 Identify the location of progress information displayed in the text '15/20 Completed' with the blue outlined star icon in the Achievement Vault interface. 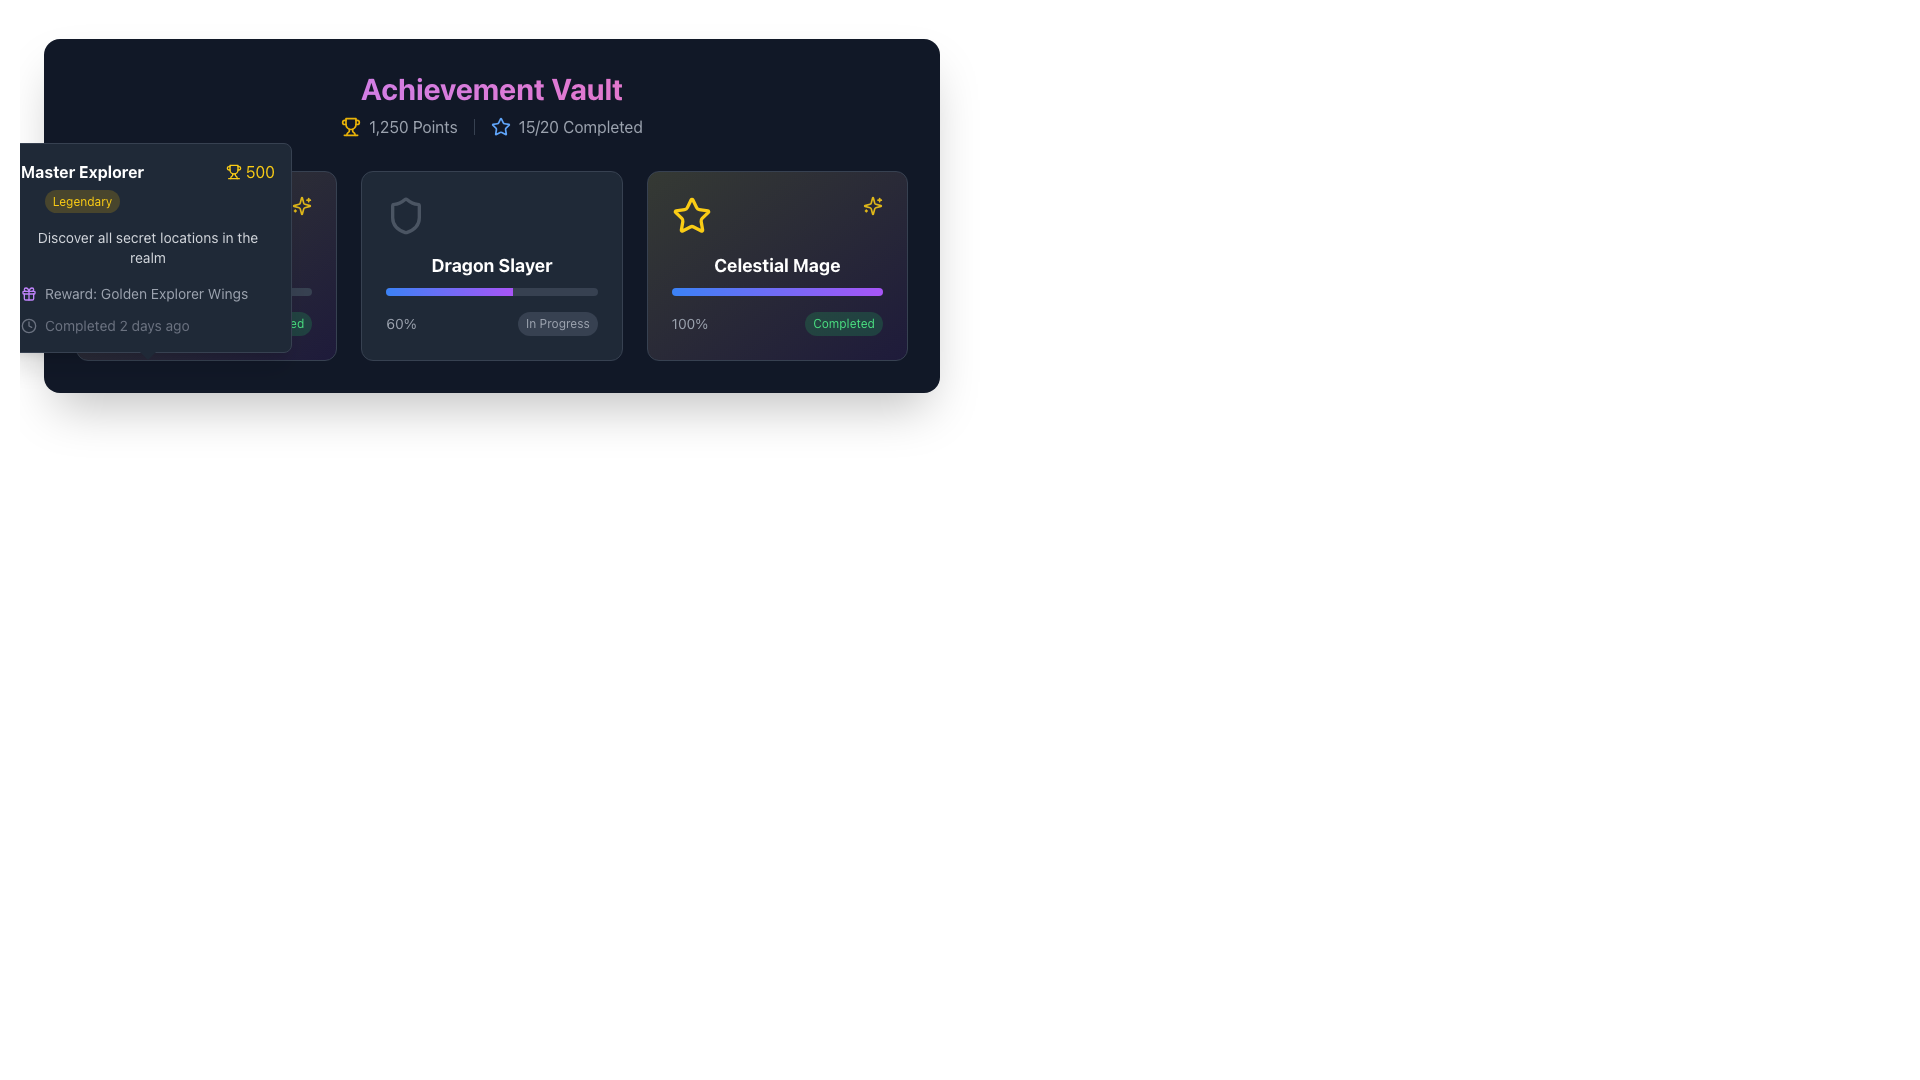
(565, 127).